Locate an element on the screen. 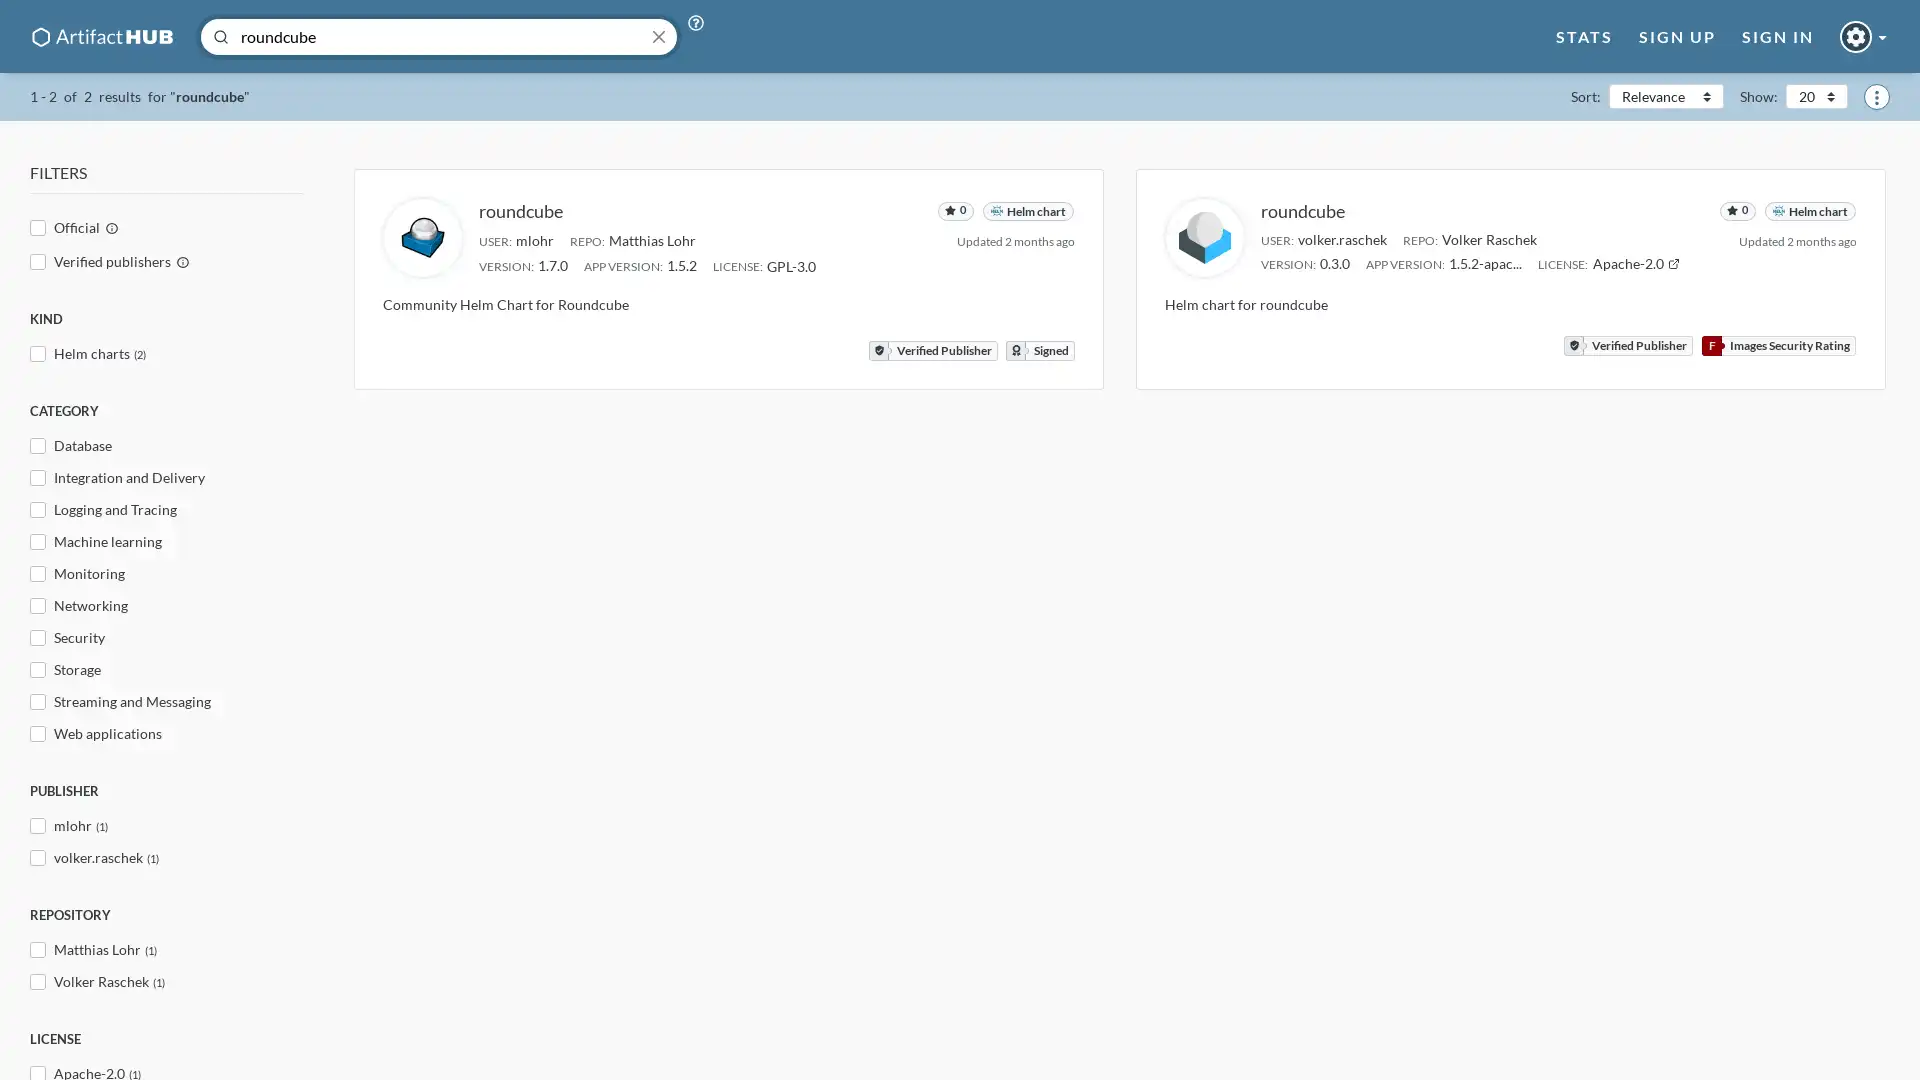 The image size is (1920, 1080). Open Apache-2.0 documentation is located at coordinates (1636, 262).